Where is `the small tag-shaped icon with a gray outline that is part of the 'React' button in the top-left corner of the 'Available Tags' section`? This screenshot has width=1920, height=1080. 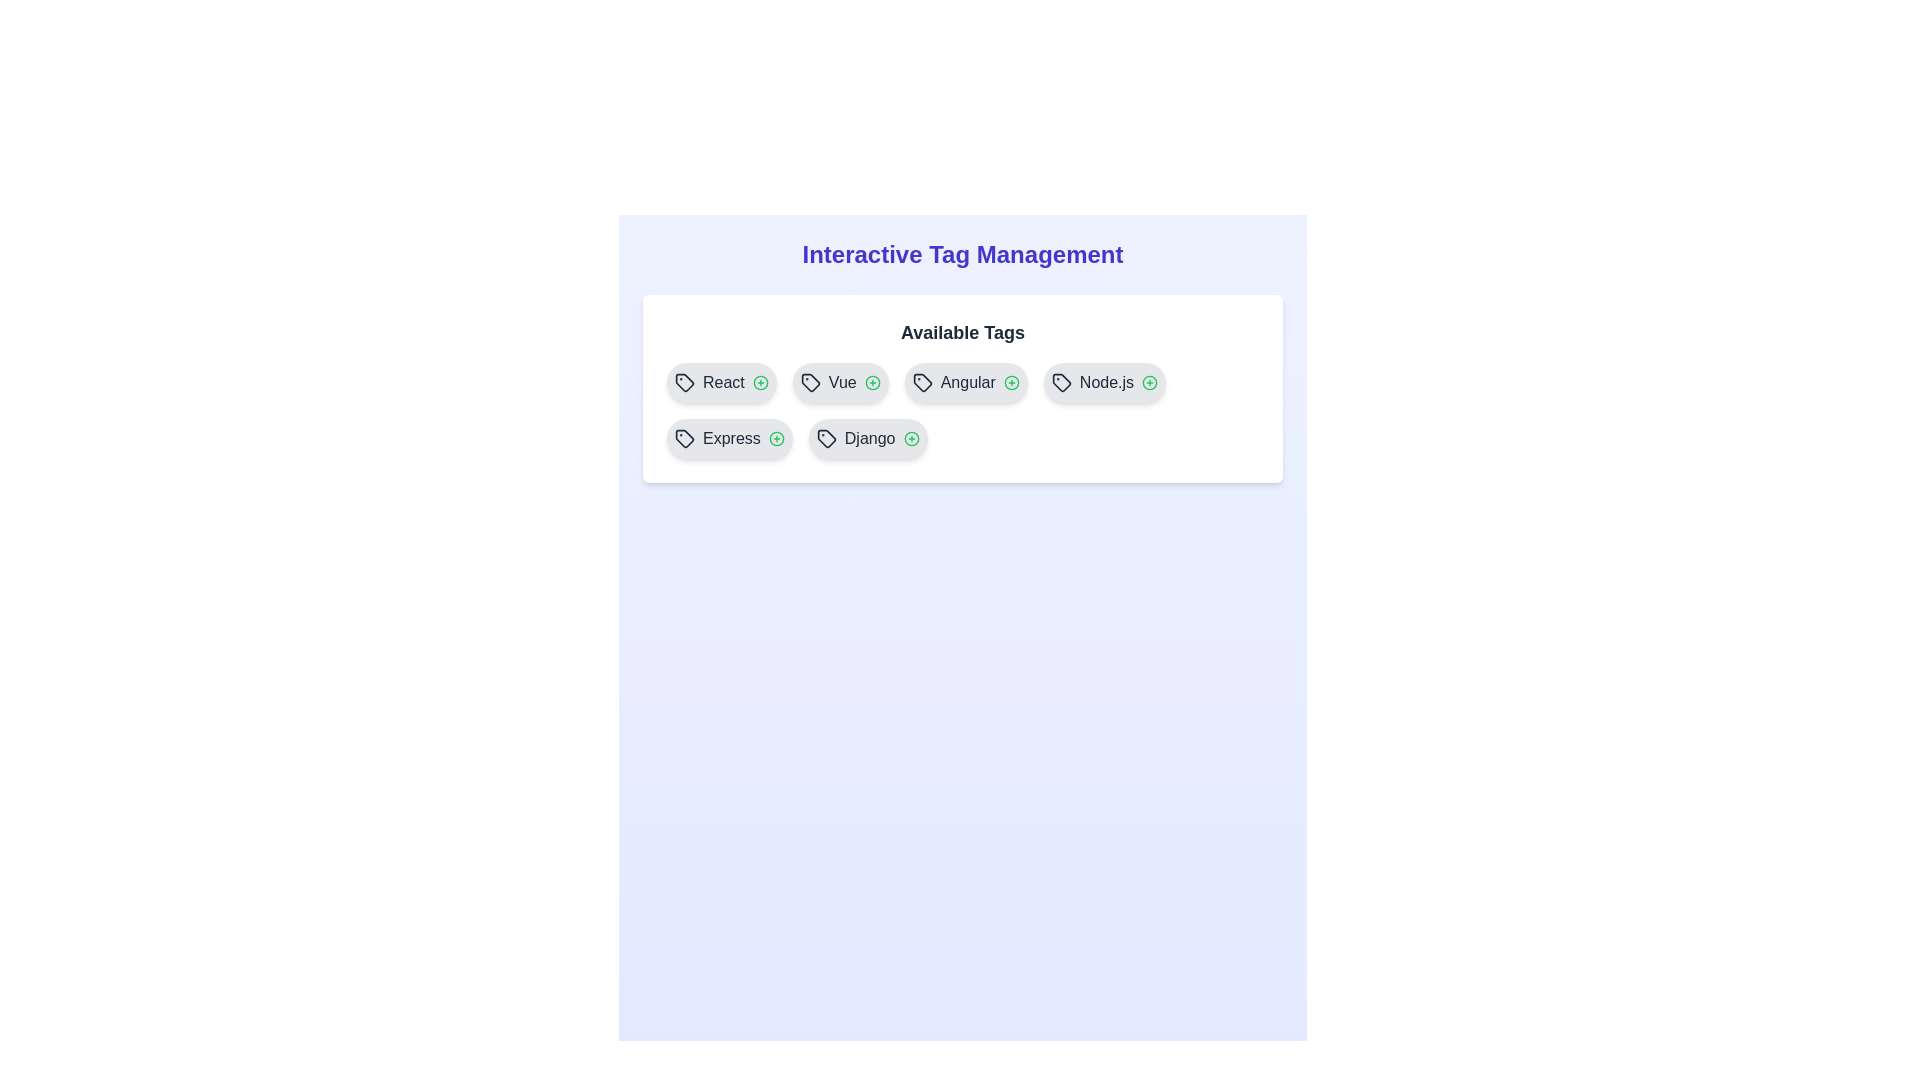
the small tag-shaped icon with a gray outline that is part of the 'React' button in the top-left corner of the 'Available Tags' section is located at coordinates (685, 382).